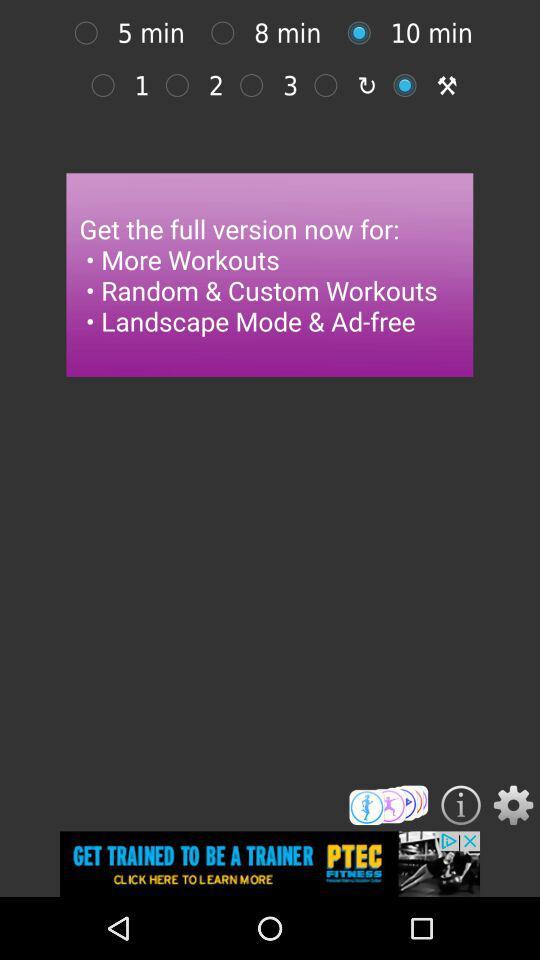 The height and width of the screenshot is (960, 540). What do you see at coordinates (513, 805) in the screenshot?
I see `open settings` at bounding box center [513, 805].